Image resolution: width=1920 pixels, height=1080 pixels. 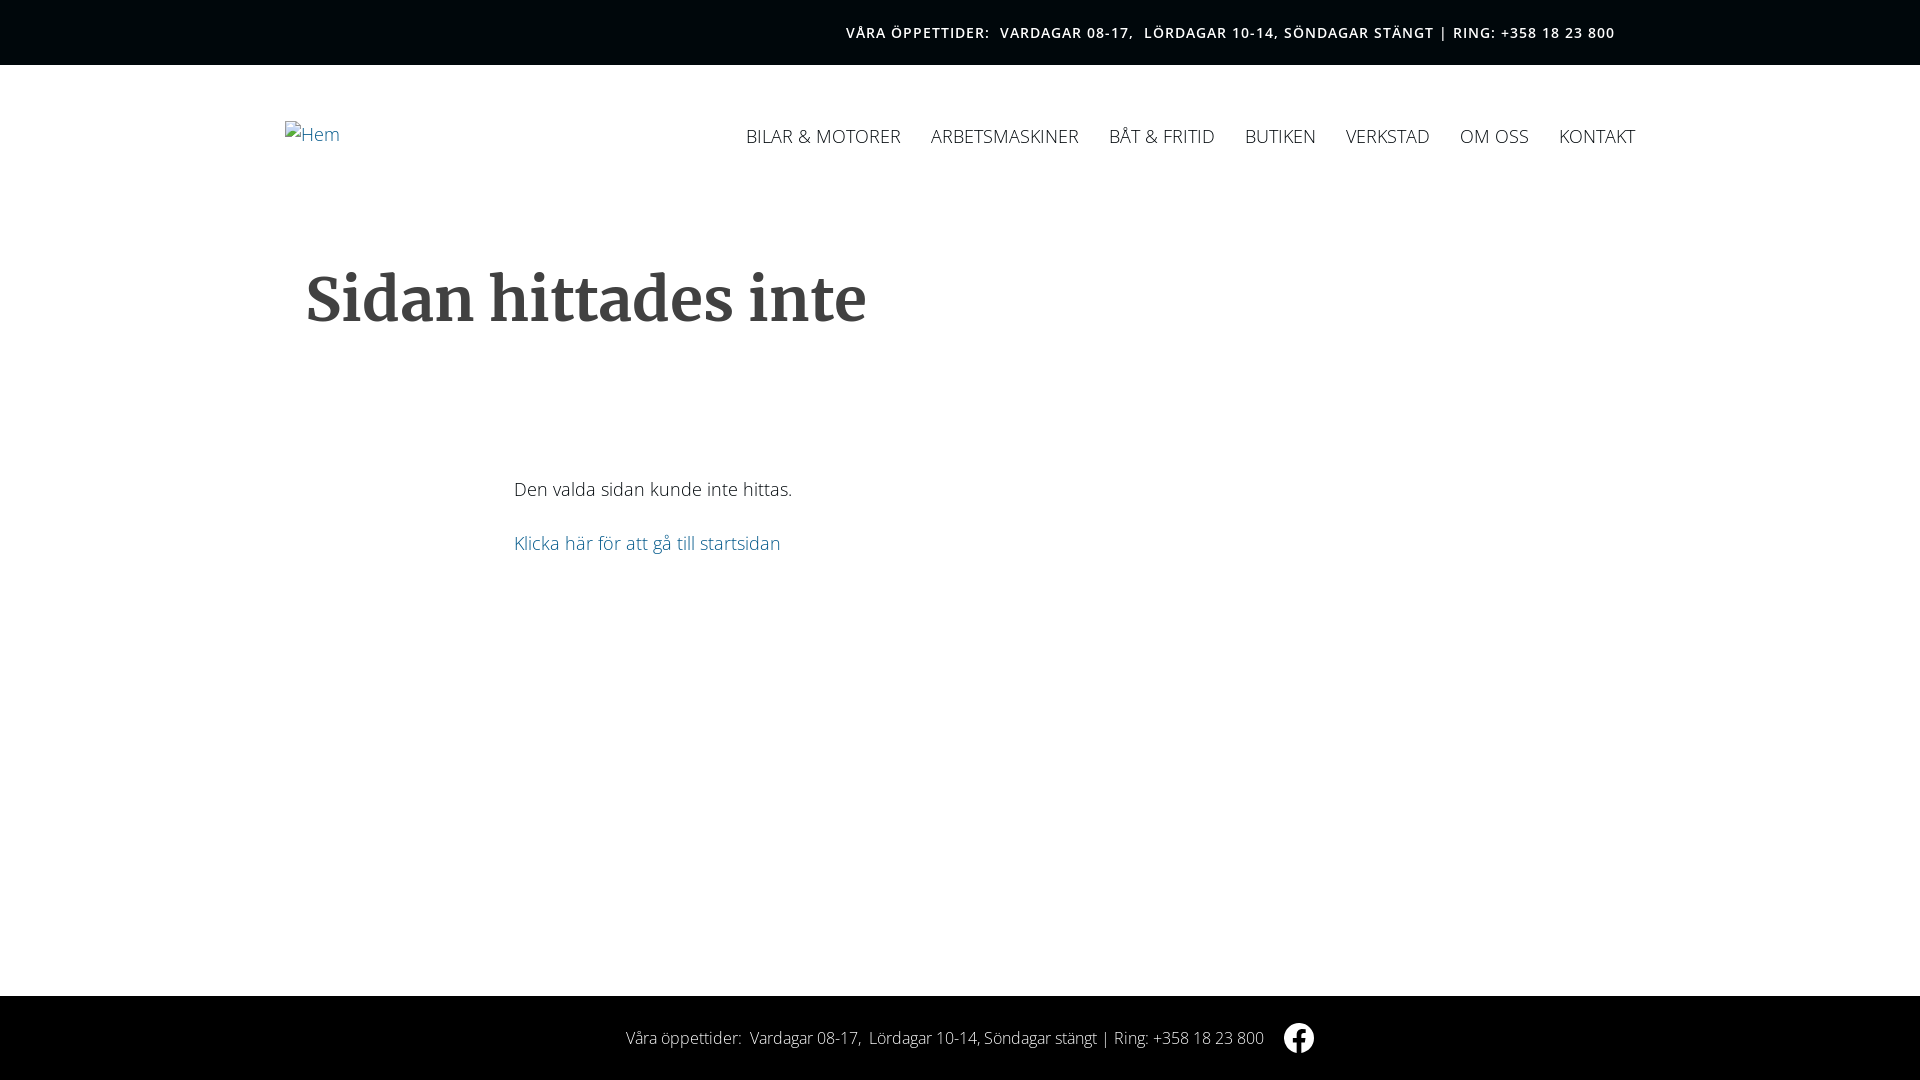 I want to click on 'VERKSTAD', so click(x=1386, y=135).